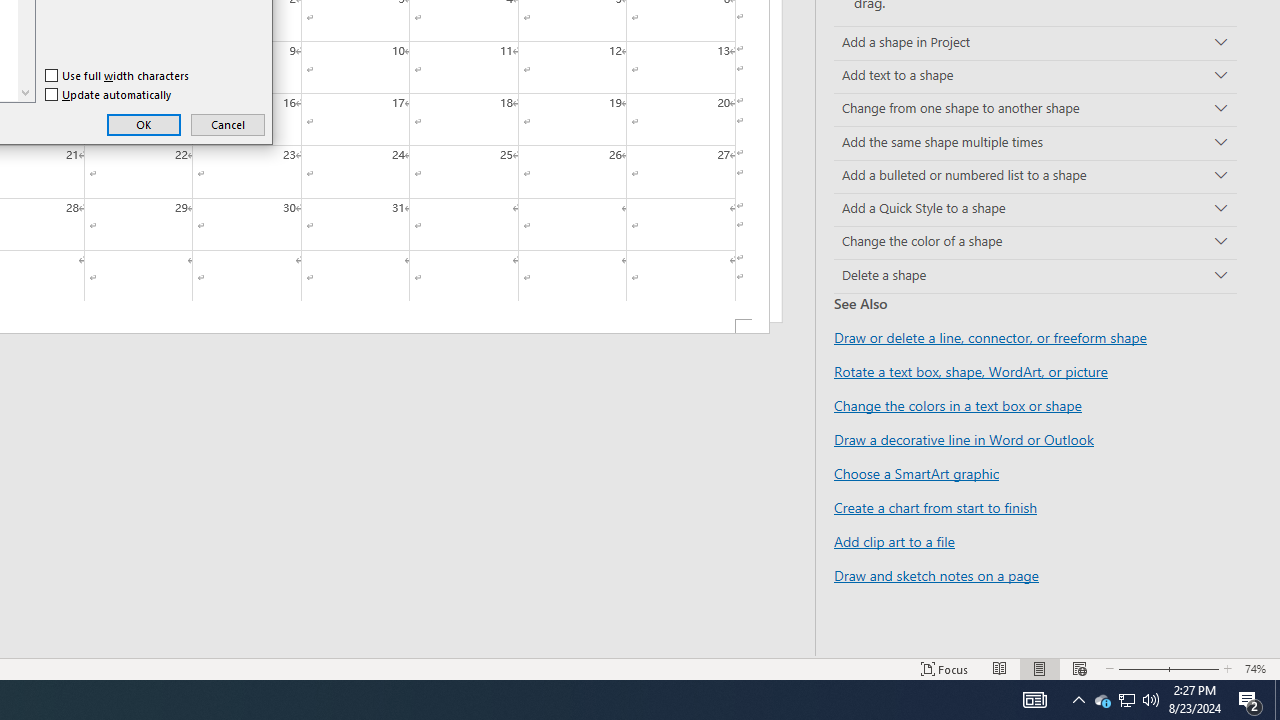 The height and width of the screenshot is (720, 1280). What do you see at coordinates (143, 124) in the screenshot?
I see `'OK'` at bounding box center [143, 124].